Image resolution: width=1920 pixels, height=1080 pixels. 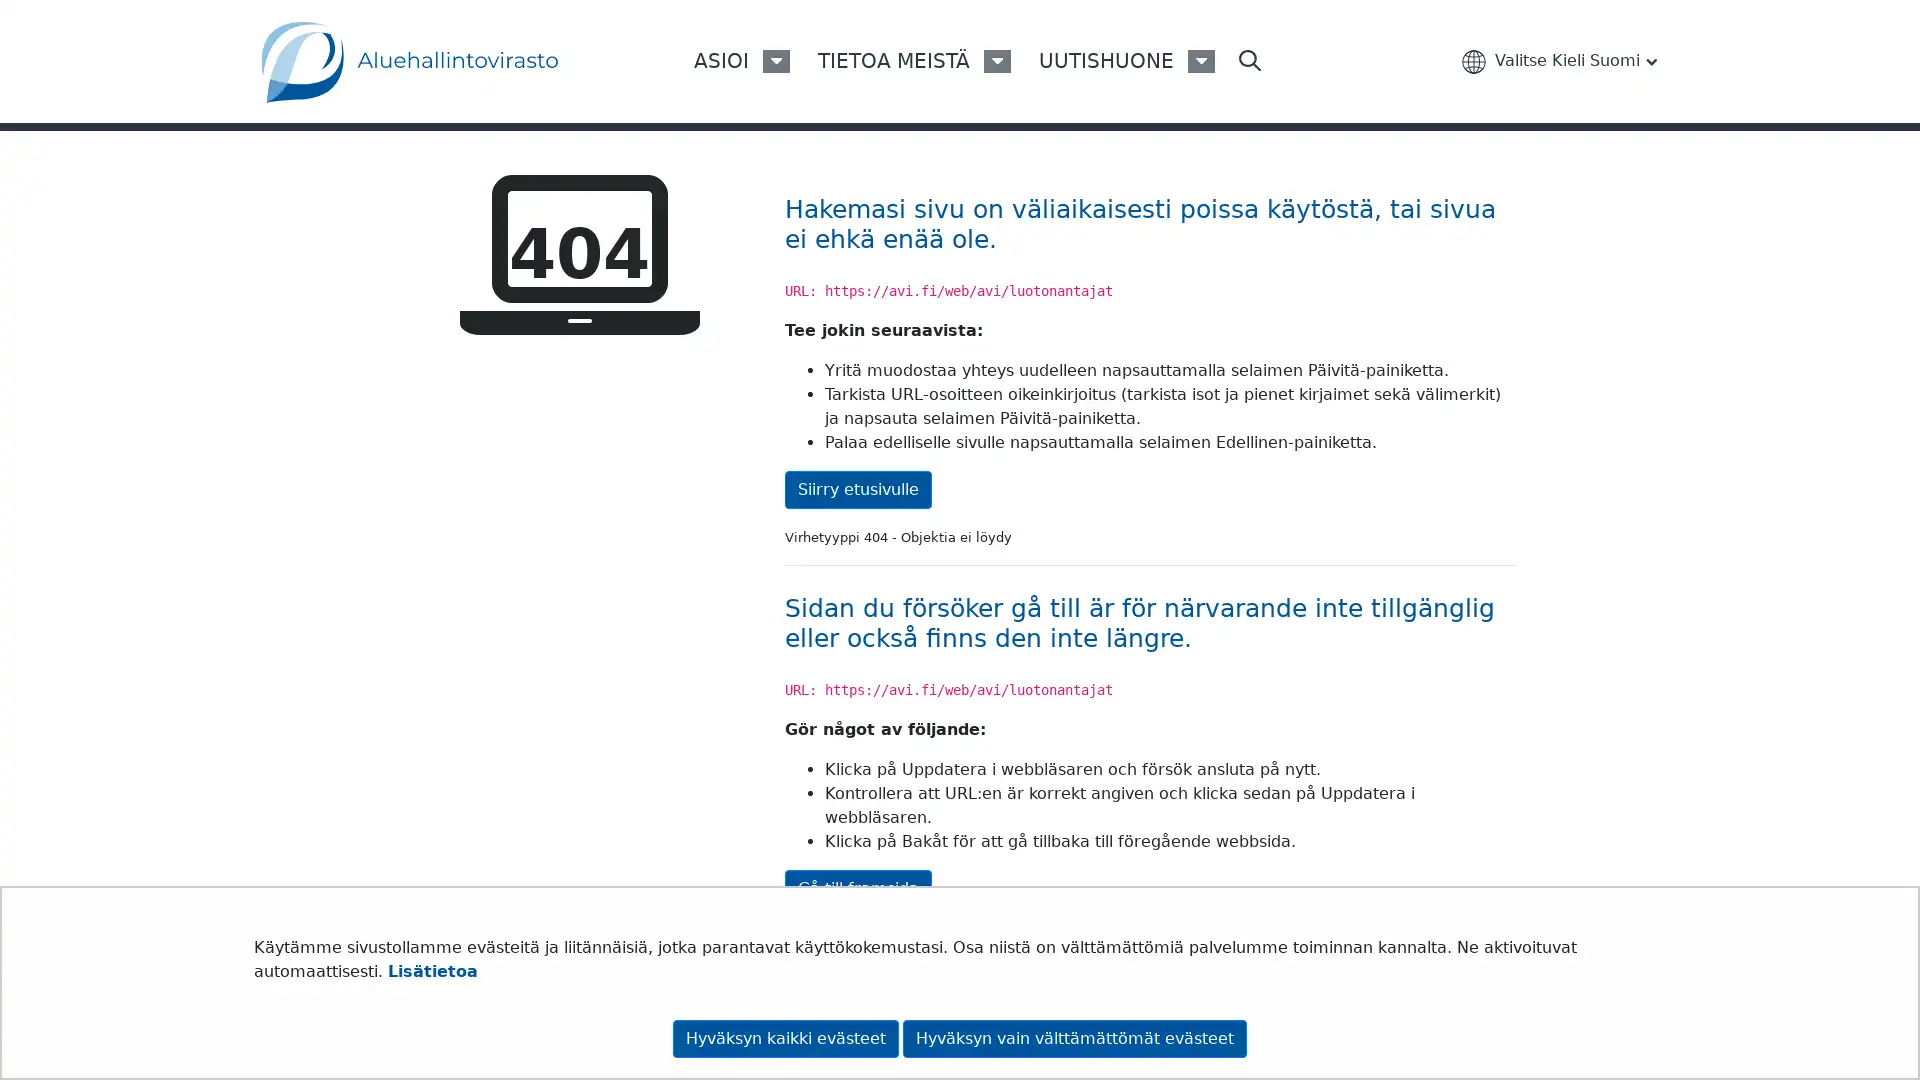 I want to click on Hyvaksyn vain valttamattomat evasteet, so click(x=1074, y=1037).